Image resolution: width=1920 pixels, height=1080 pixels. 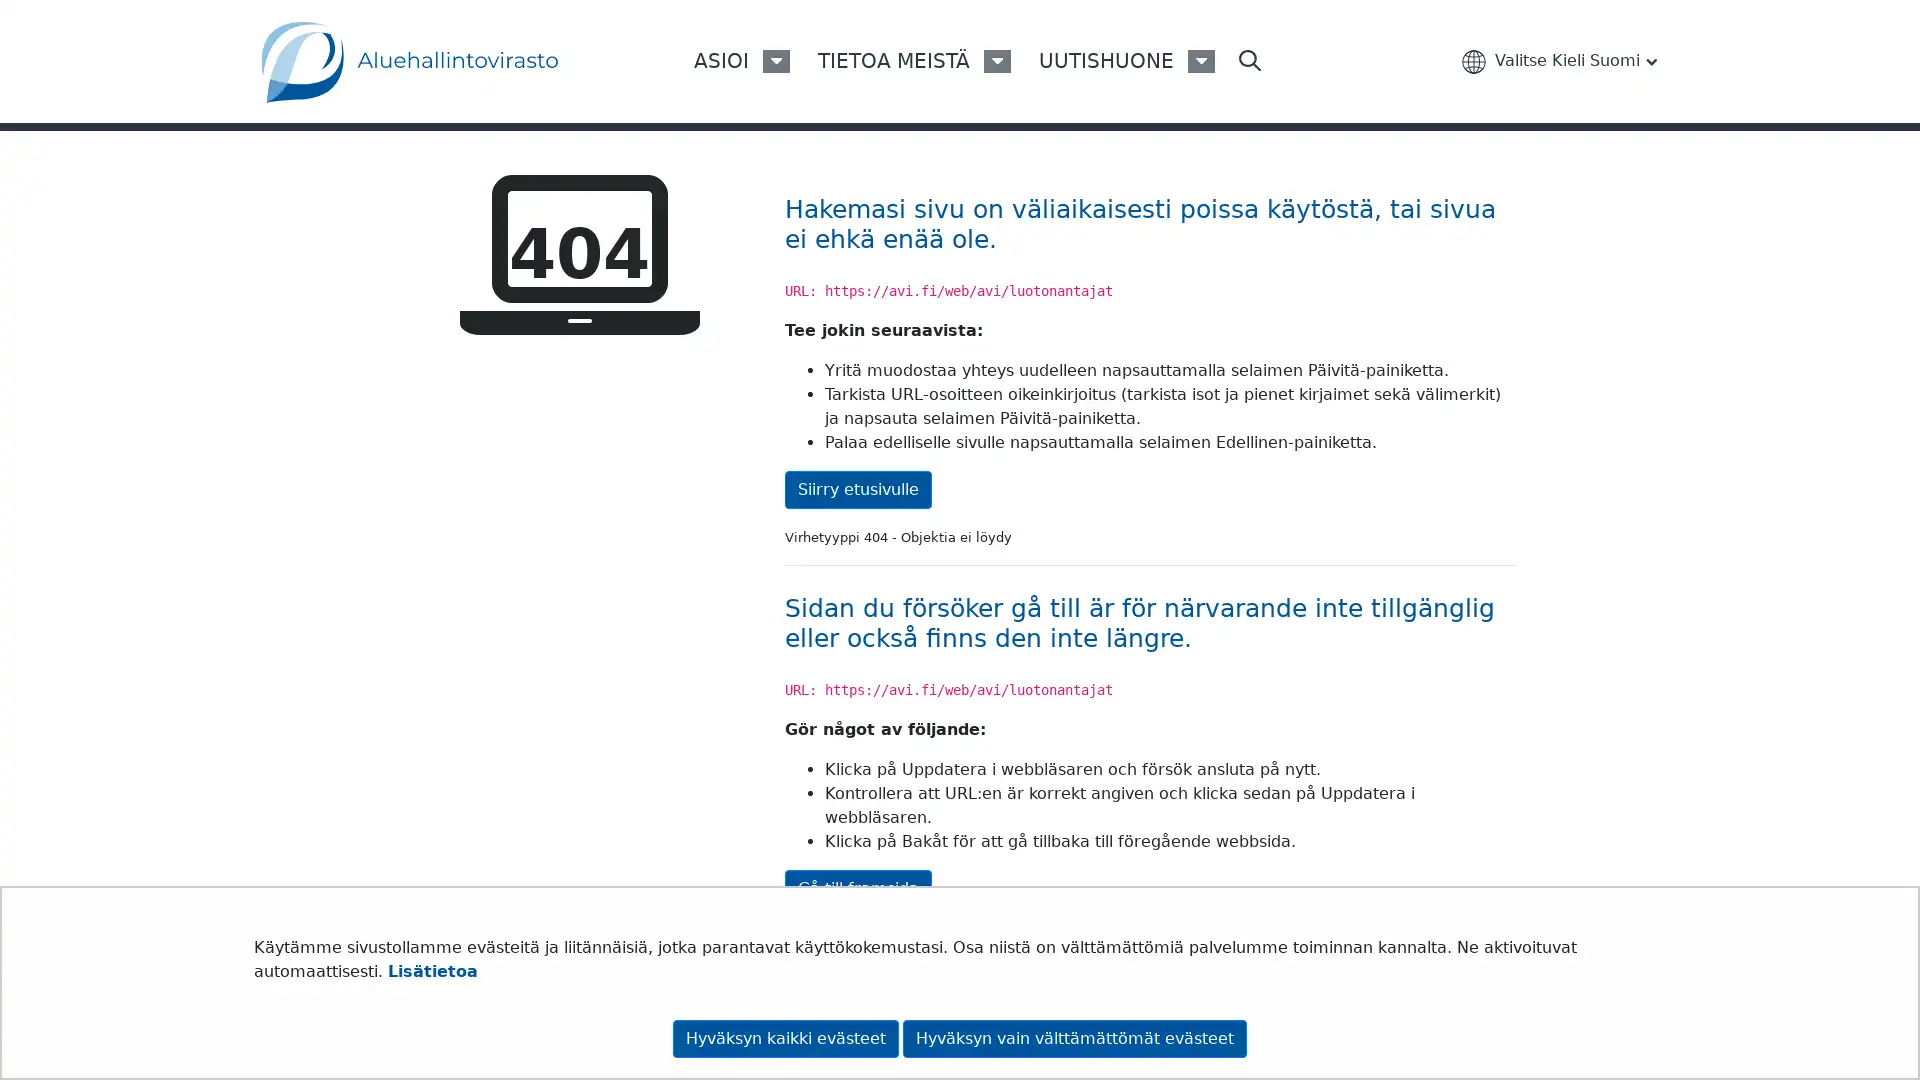 I want to click on Hyvaksyn vain valttamattomat evasteet, so click(x=1074, y=1037).